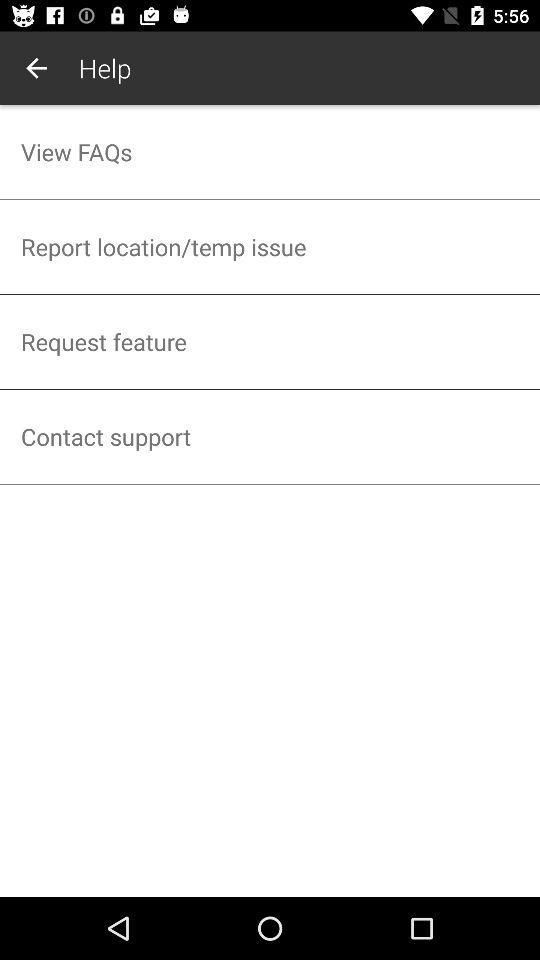  I want to click on view faqs icon, so click(270, 151).